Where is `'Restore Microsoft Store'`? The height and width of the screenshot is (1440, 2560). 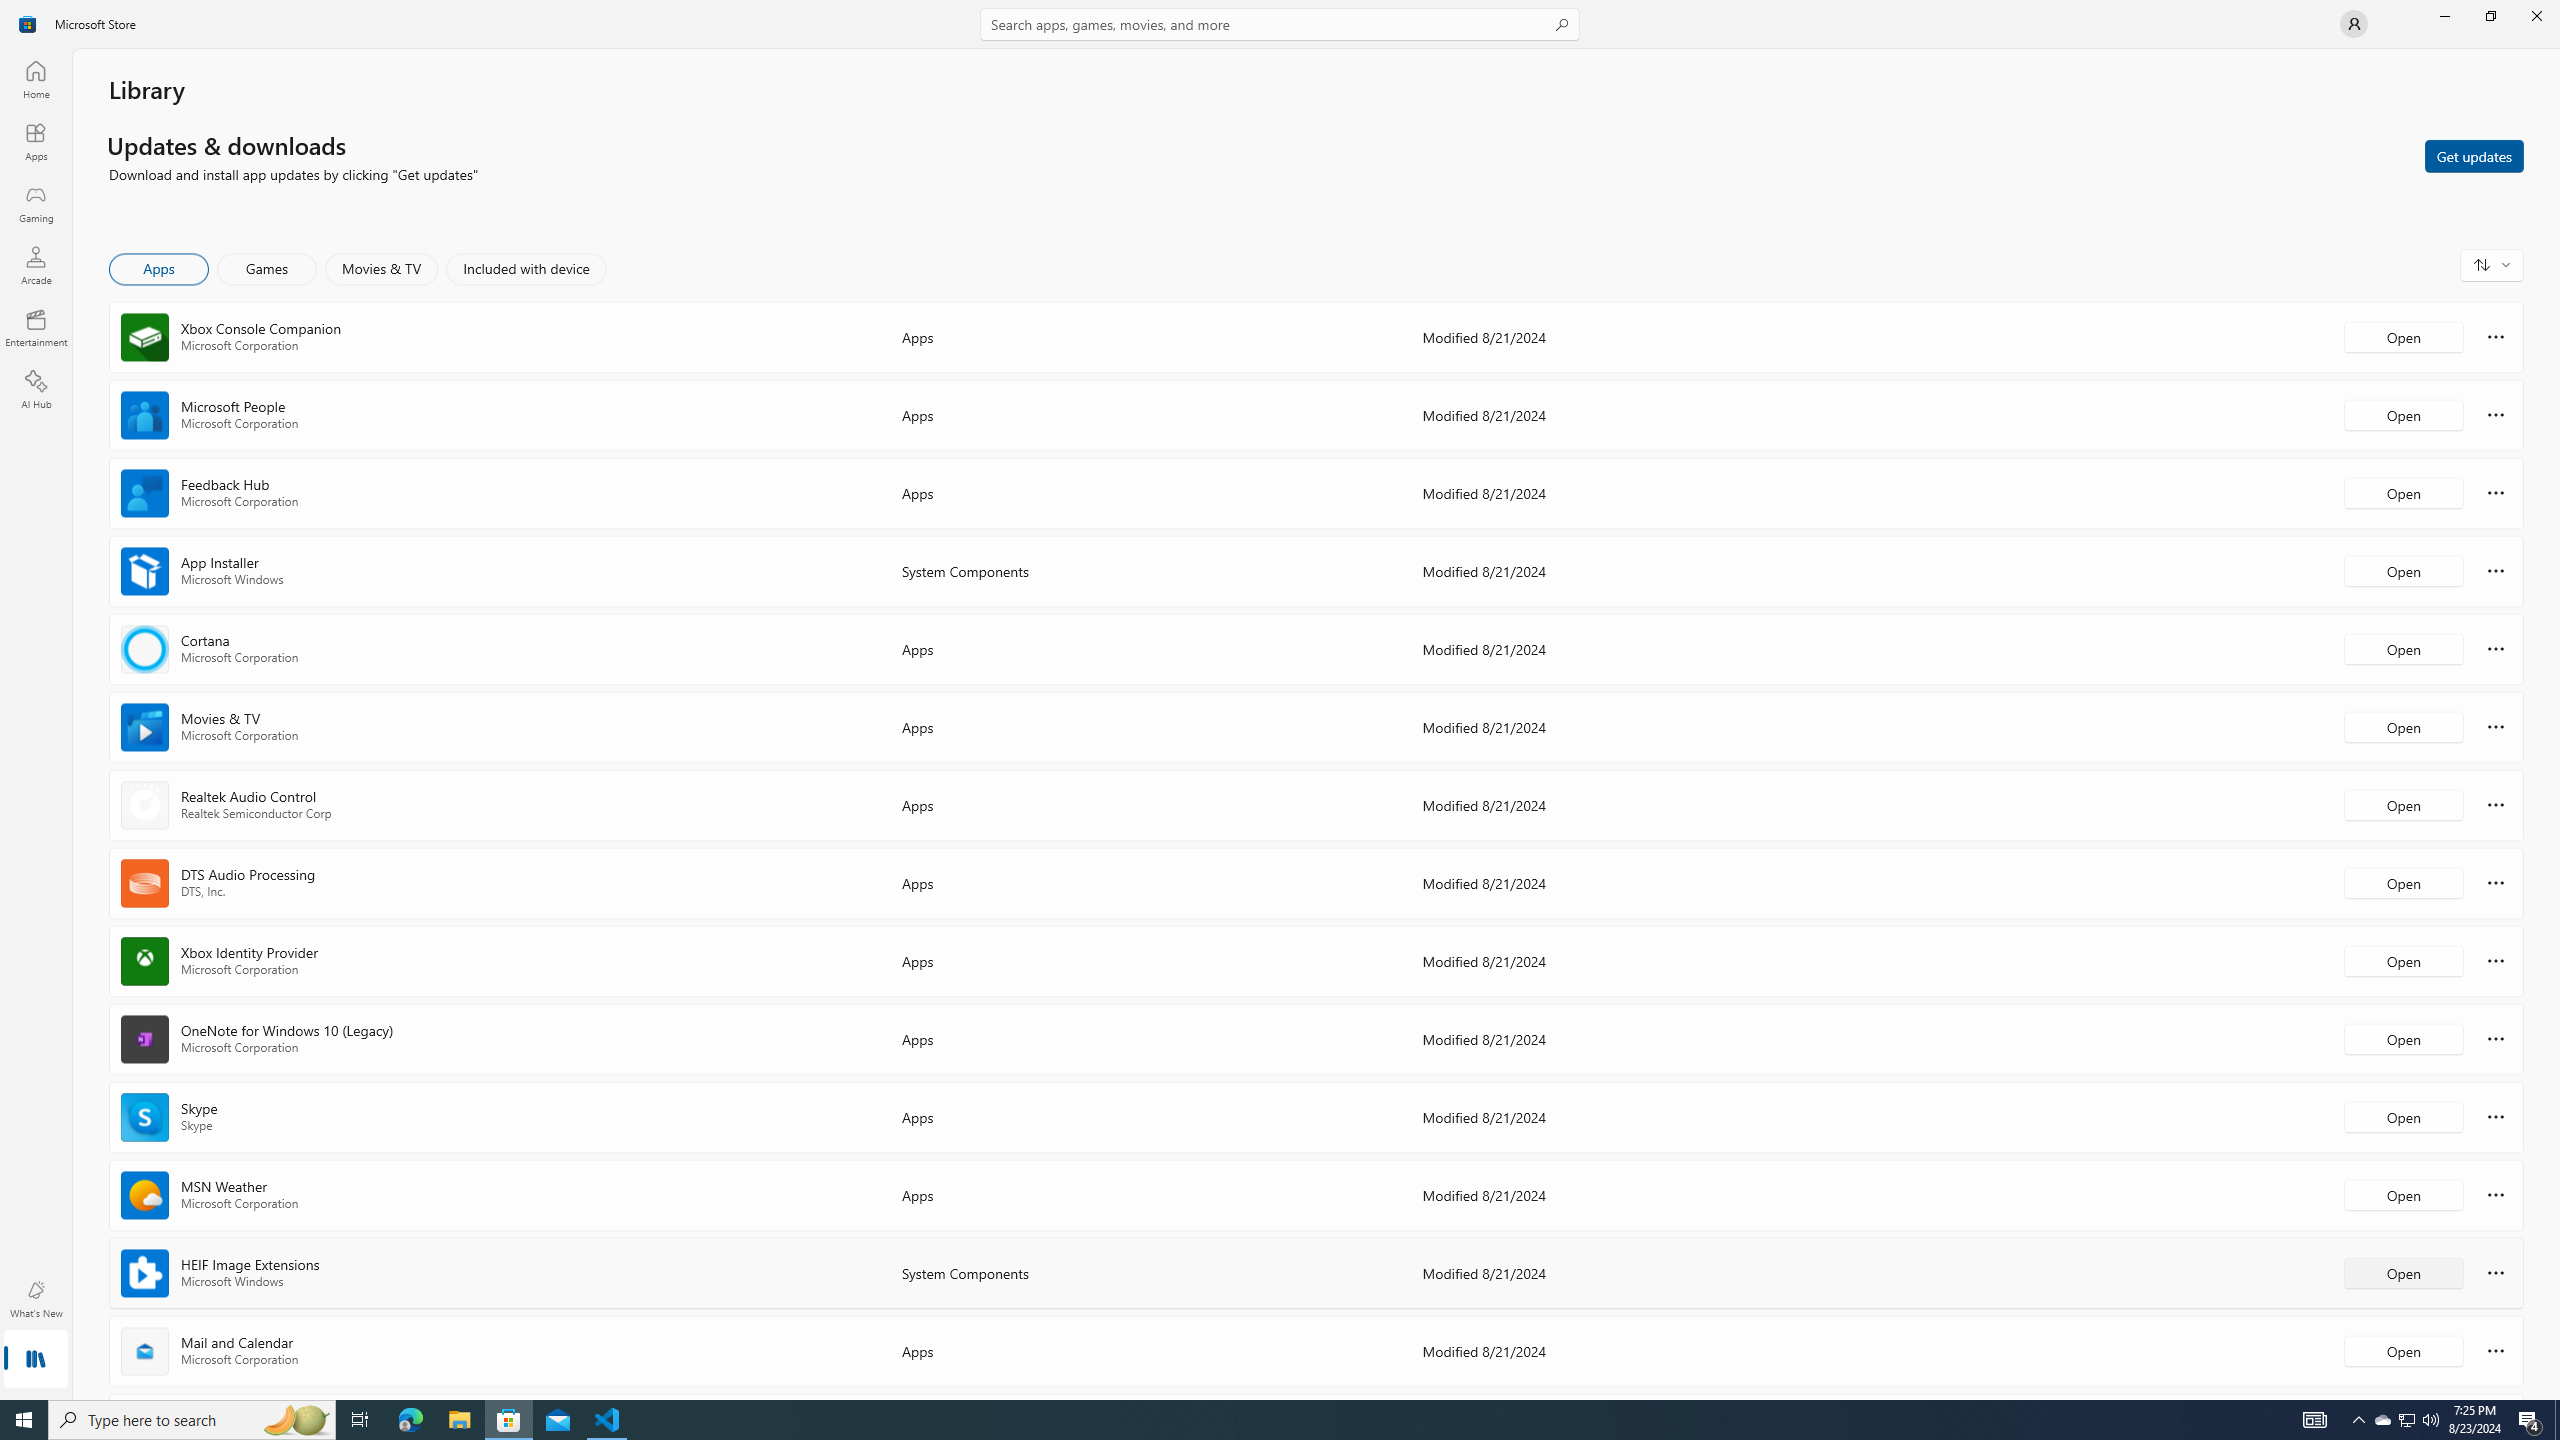
'Restore Microsoft Store' is located at coordinates (2490, 15).